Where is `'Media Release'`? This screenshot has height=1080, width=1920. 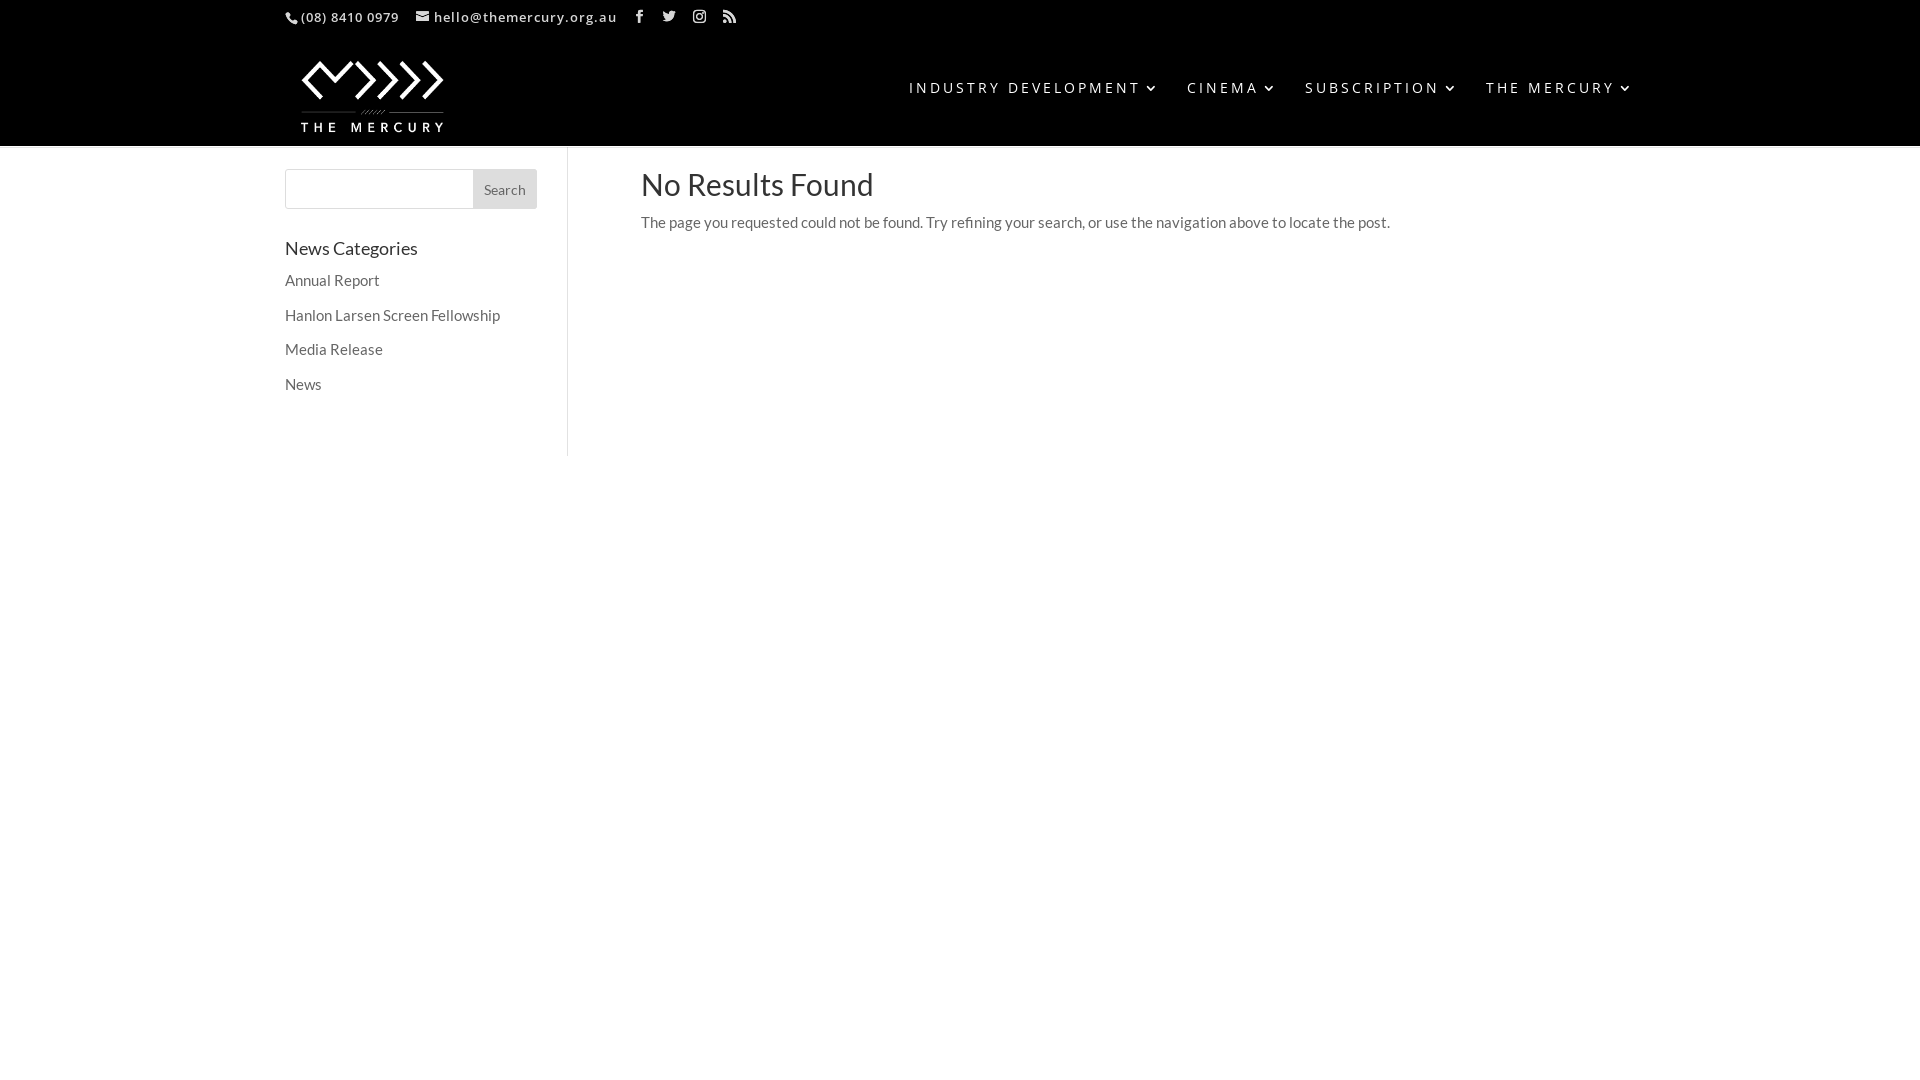 'Media Release' is located at coordinates (334, 347).